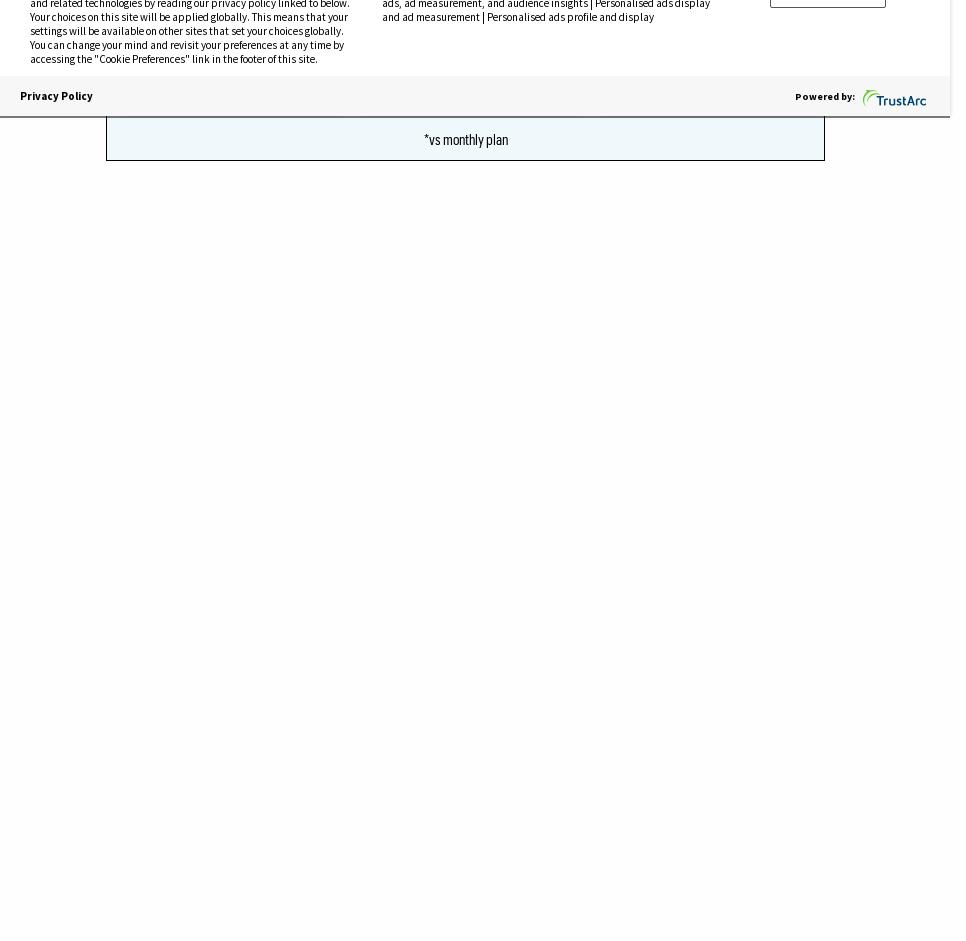 This screenshot has width=966, height=941. I want to click on 'nationwide', so click(348, 195).